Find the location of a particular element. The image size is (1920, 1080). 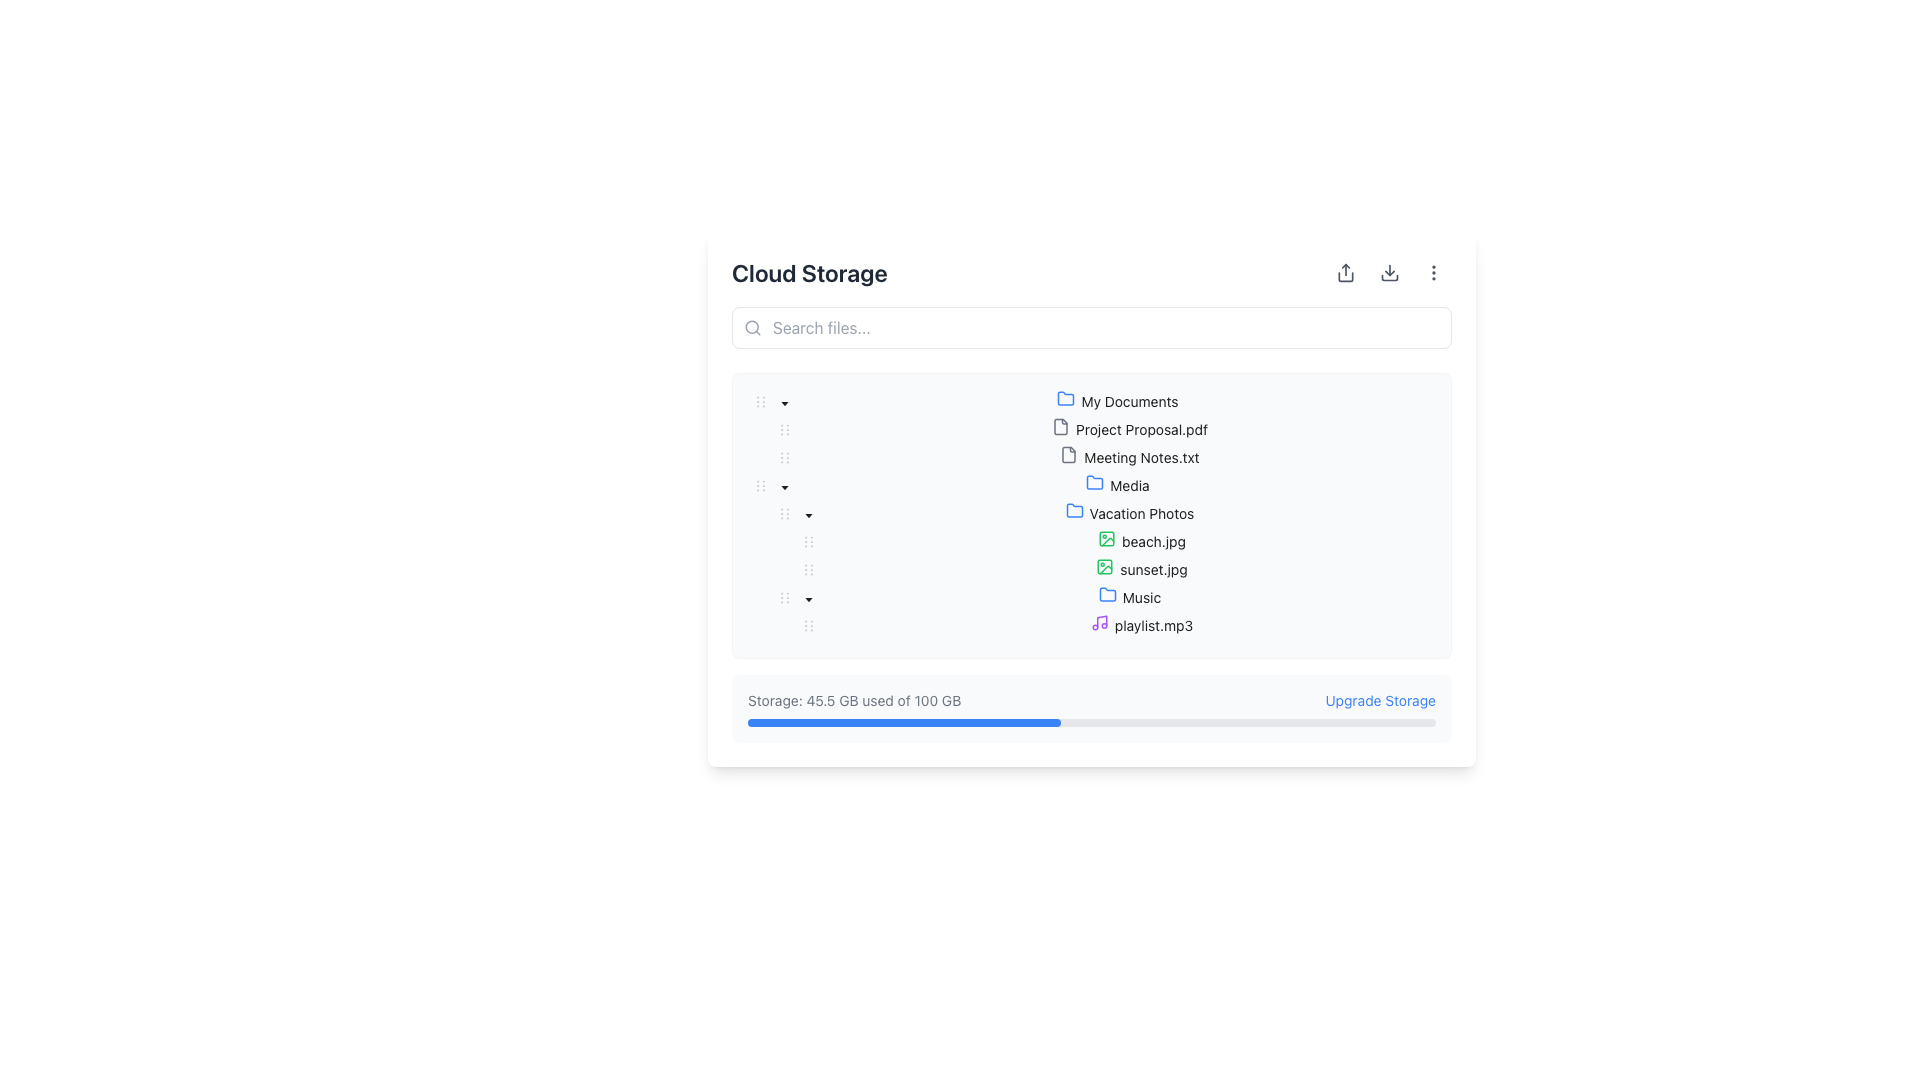

the 'Media' folder icon in the tree view, which indicates that the folder is currently open or expandable is located at coordinates (1097, 486).